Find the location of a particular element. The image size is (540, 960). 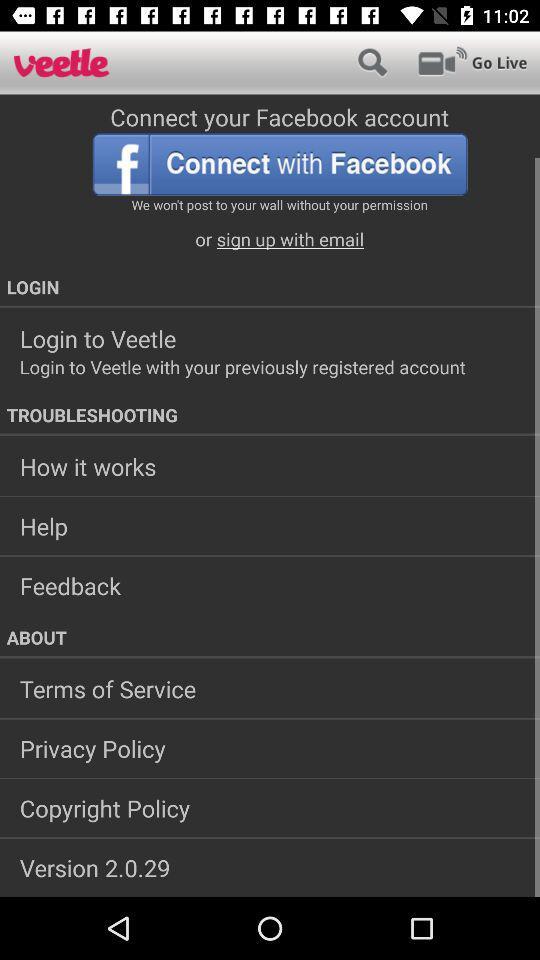

copyright policy app is located at coordinates (270, 808).